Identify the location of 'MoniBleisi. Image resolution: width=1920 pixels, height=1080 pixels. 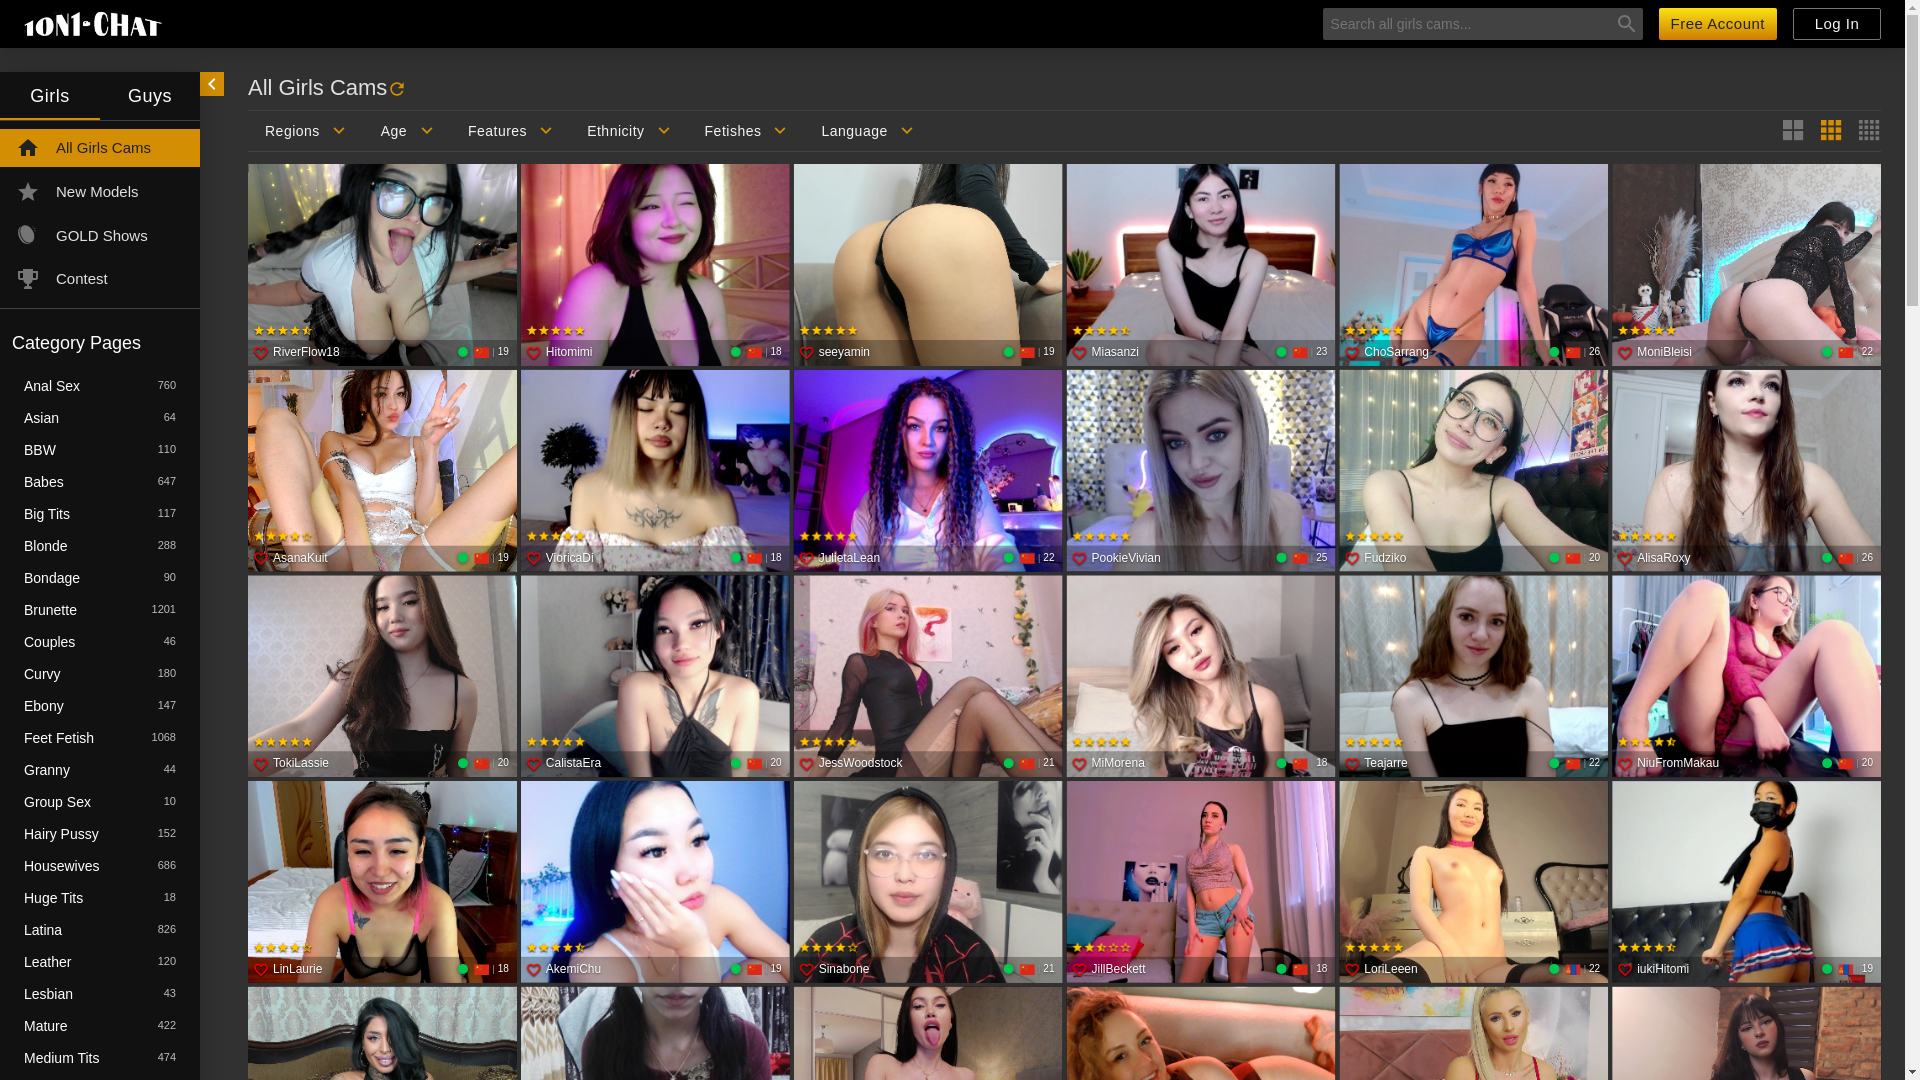
(1745, 265).